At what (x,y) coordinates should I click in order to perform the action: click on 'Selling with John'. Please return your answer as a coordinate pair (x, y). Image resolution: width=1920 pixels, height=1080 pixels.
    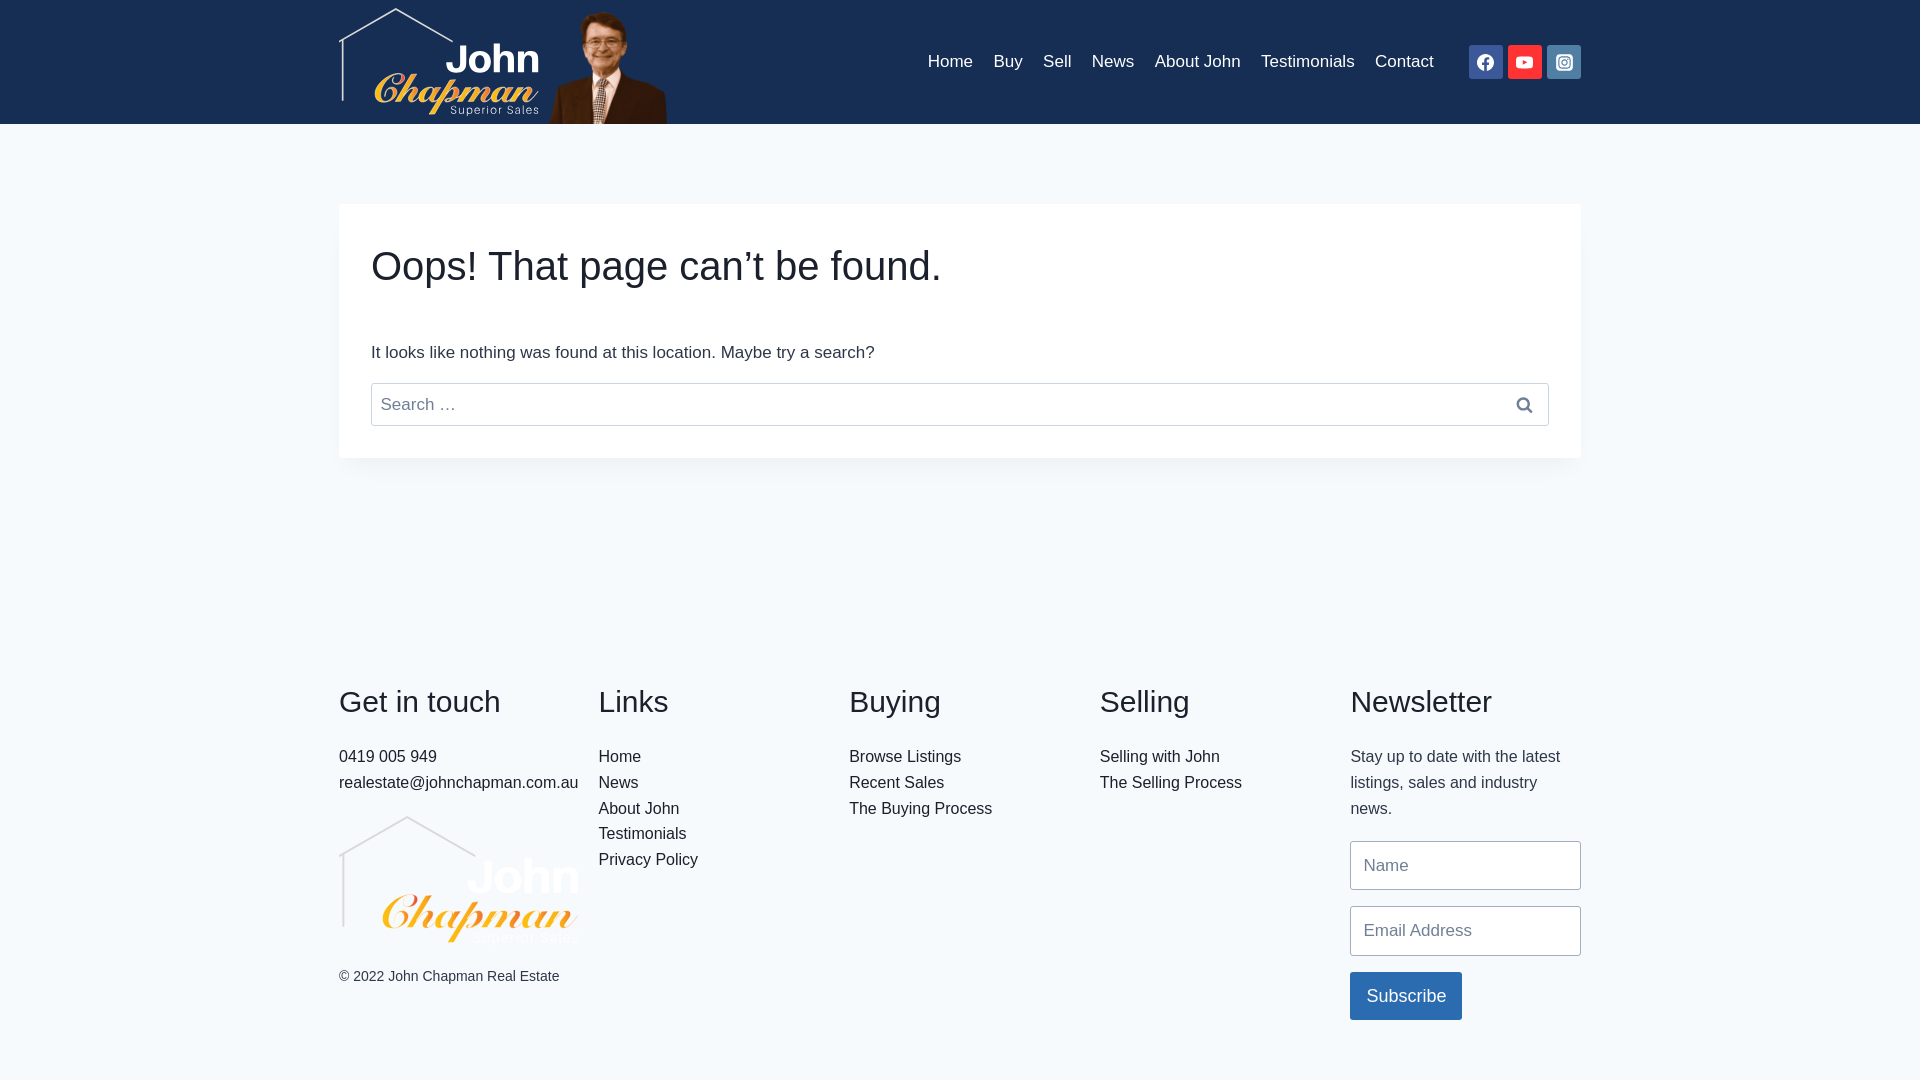
    Looking at the image, I should click on (1160, 756).